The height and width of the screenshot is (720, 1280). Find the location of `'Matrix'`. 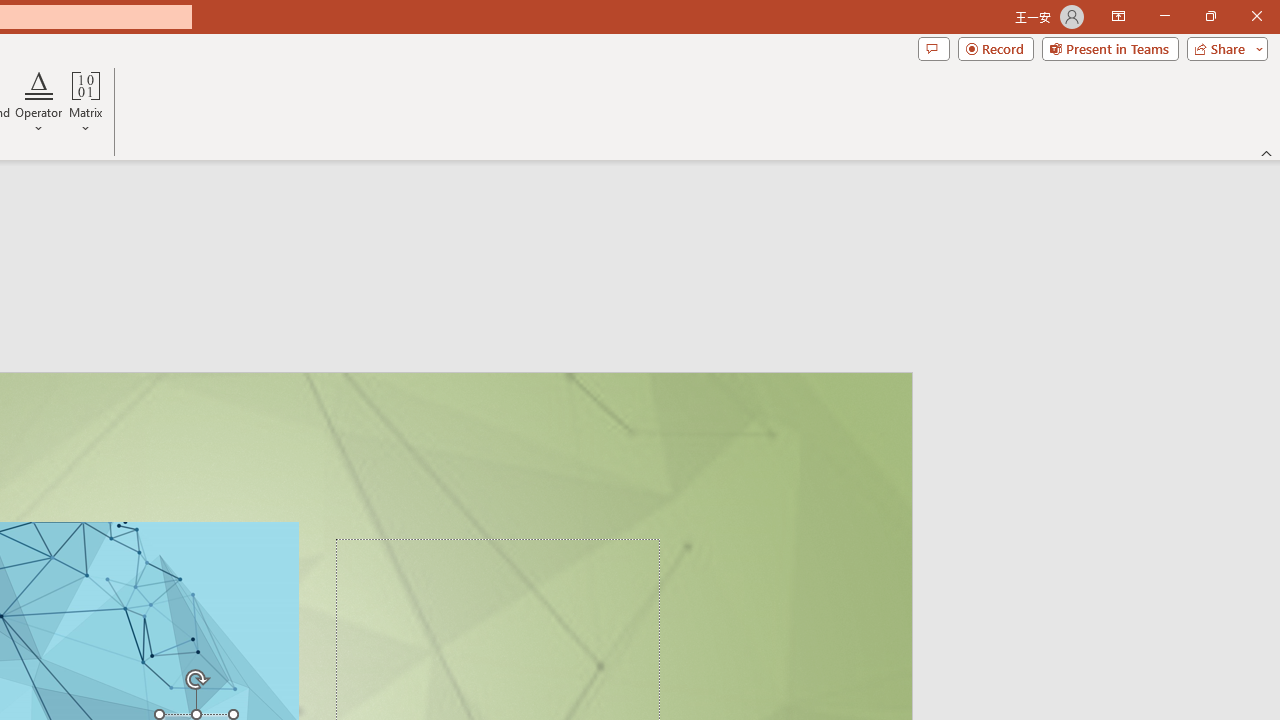

'Matrix' is located at coordinates (85, 103).